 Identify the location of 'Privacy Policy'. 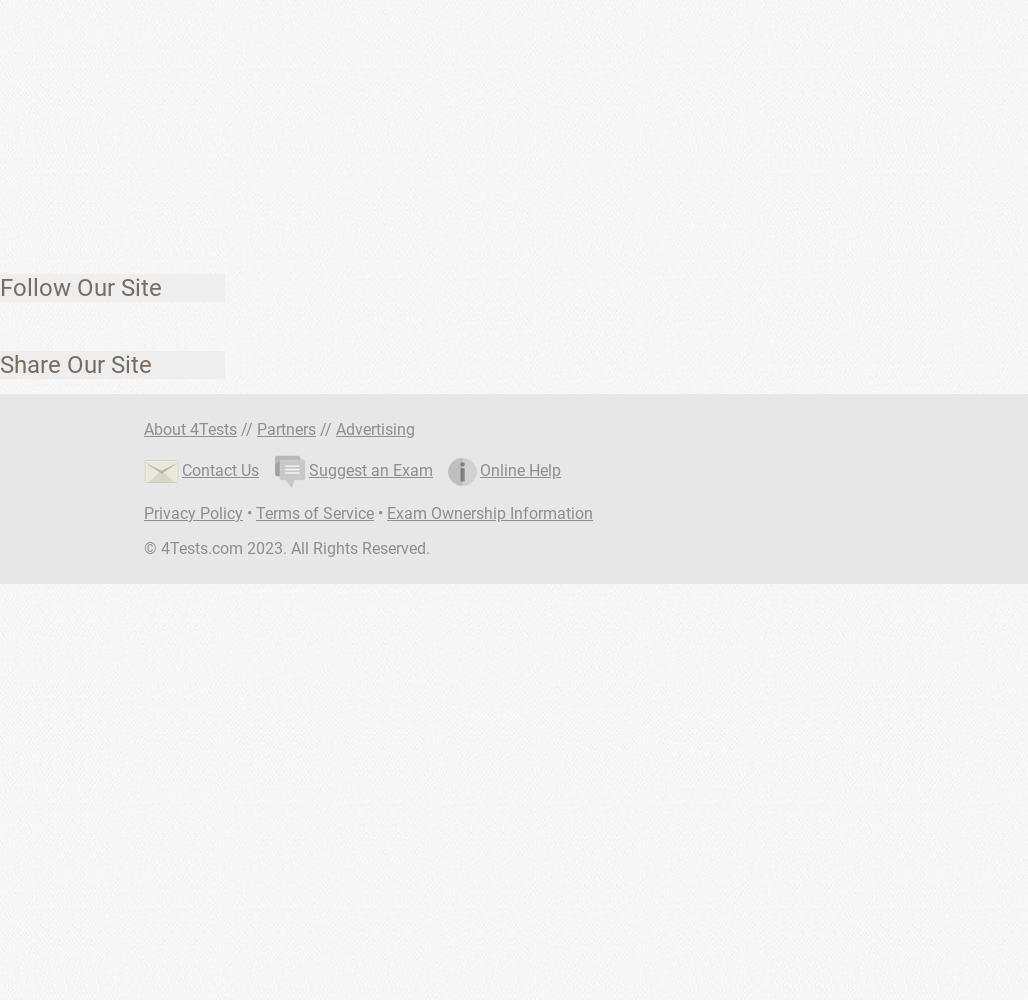
(193, 513).